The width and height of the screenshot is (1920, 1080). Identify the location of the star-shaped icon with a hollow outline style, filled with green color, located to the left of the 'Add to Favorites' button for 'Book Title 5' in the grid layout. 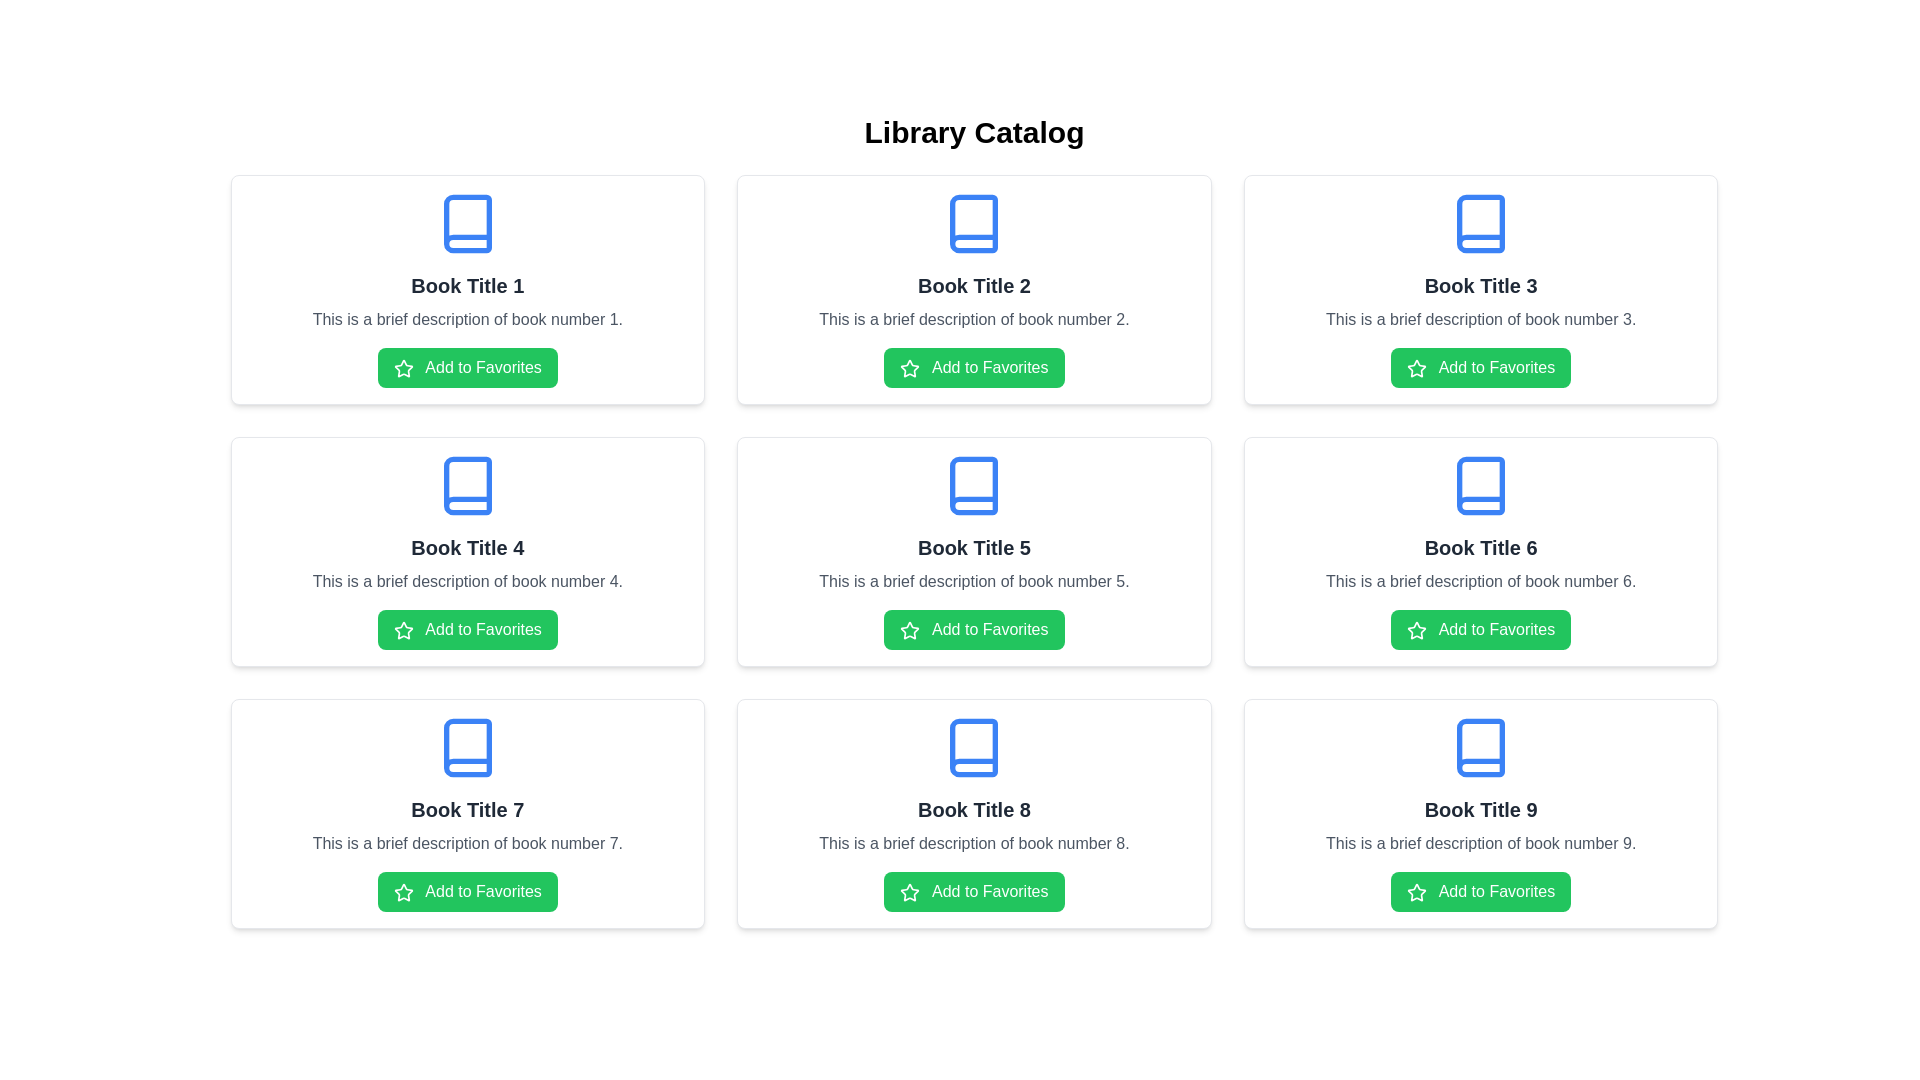
(909, 630).